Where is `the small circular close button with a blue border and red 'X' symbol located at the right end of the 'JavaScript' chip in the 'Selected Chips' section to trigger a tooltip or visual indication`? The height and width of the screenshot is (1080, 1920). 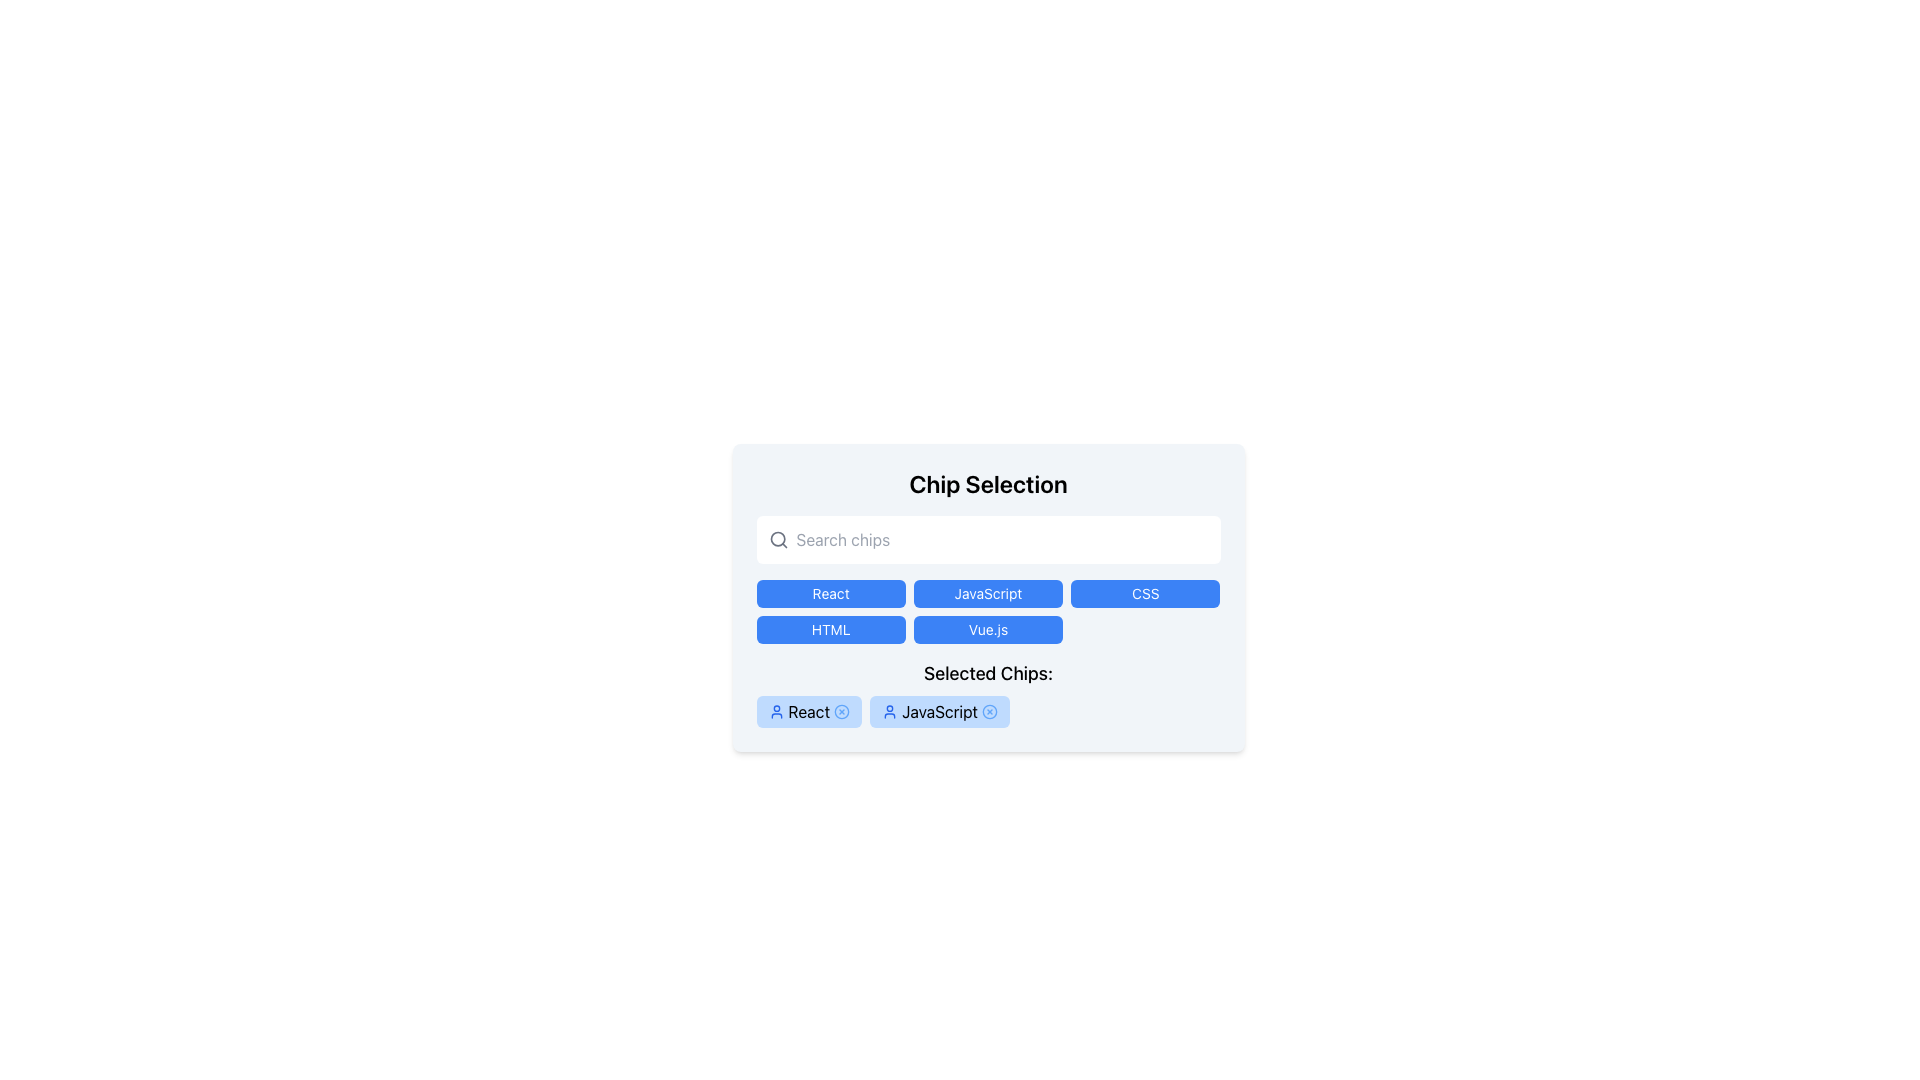
the small circular close button with a blue border and red 'X' symbol located at the right end of the 'JavaScript' chip in the 'Selected Chips' section to trigger a tooltip or visual indication is located at coordinates (989, 711).